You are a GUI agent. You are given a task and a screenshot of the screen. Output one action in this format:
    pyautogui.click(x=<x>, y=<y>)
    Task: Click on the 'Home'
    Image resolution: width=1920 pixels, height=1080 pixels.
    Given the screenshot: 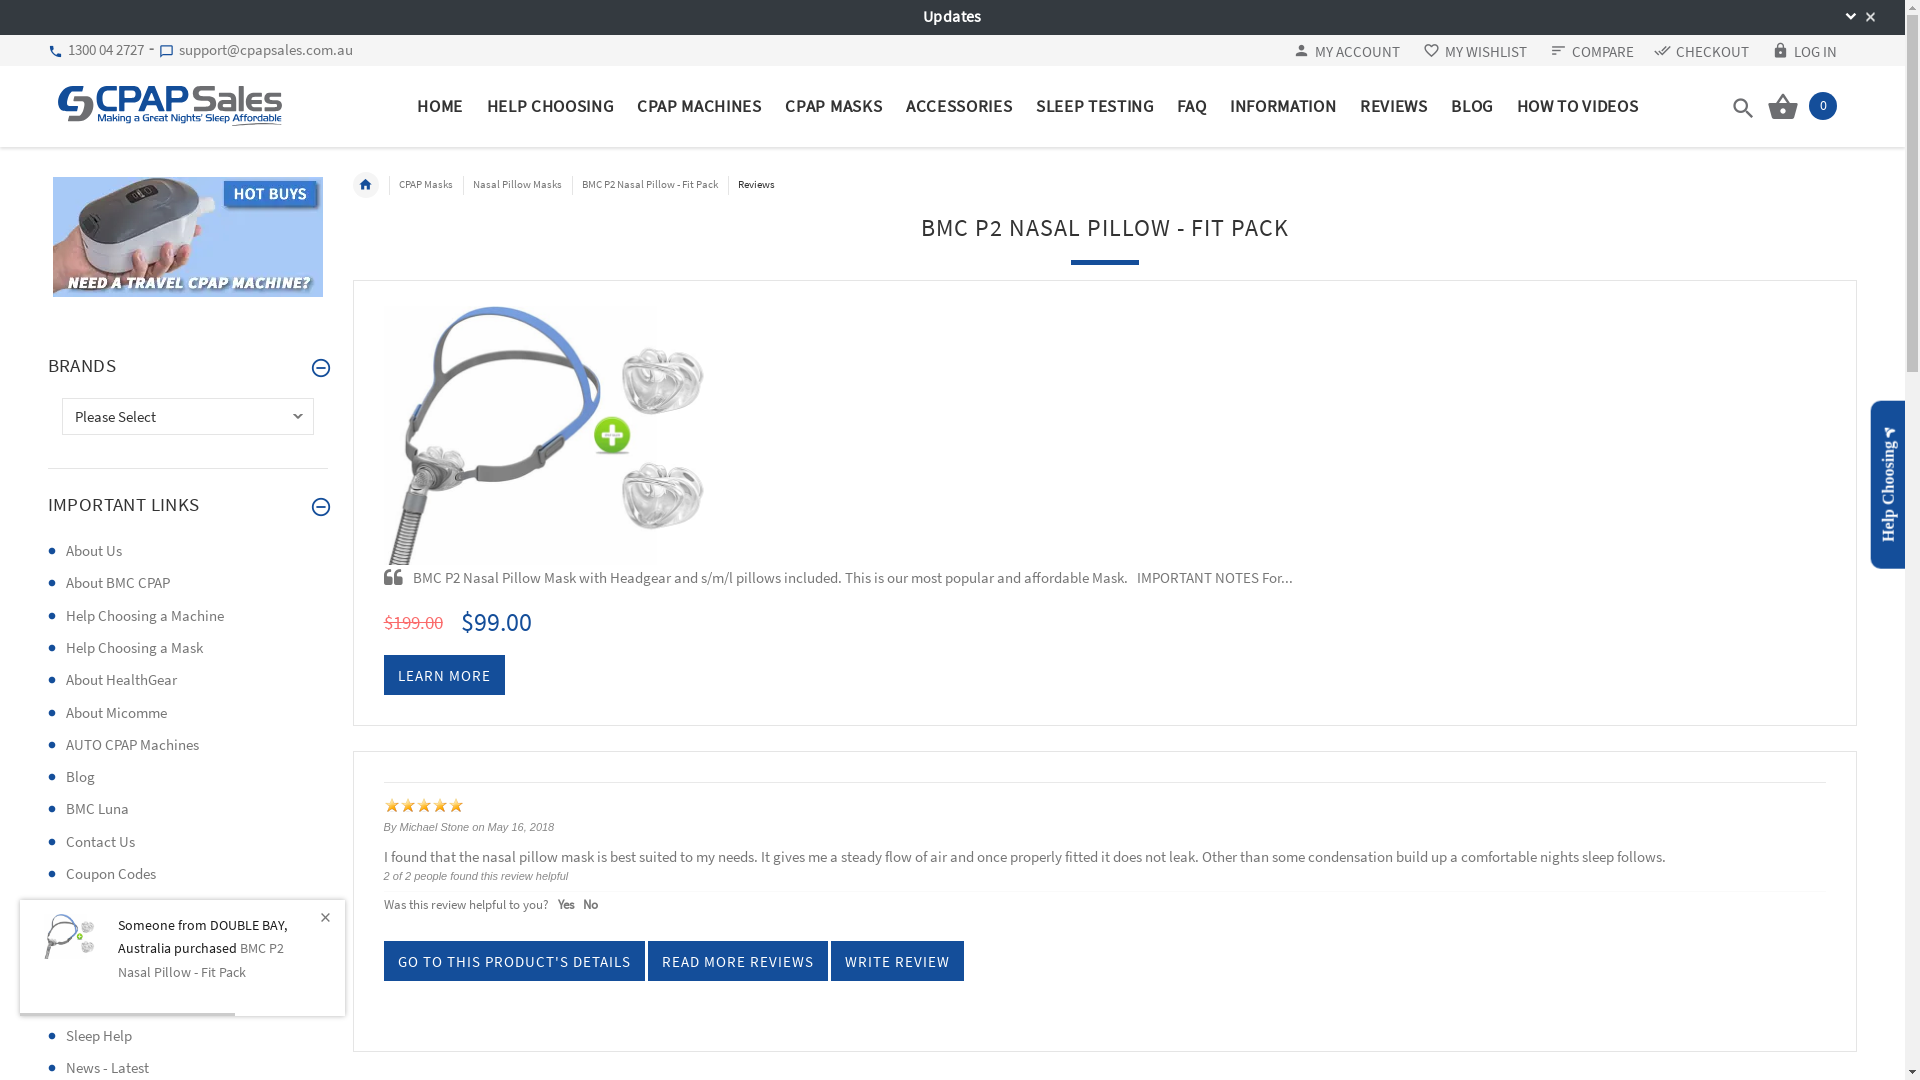 What is the action you would take?
    pyautogui.click(x=365, y=185)
    